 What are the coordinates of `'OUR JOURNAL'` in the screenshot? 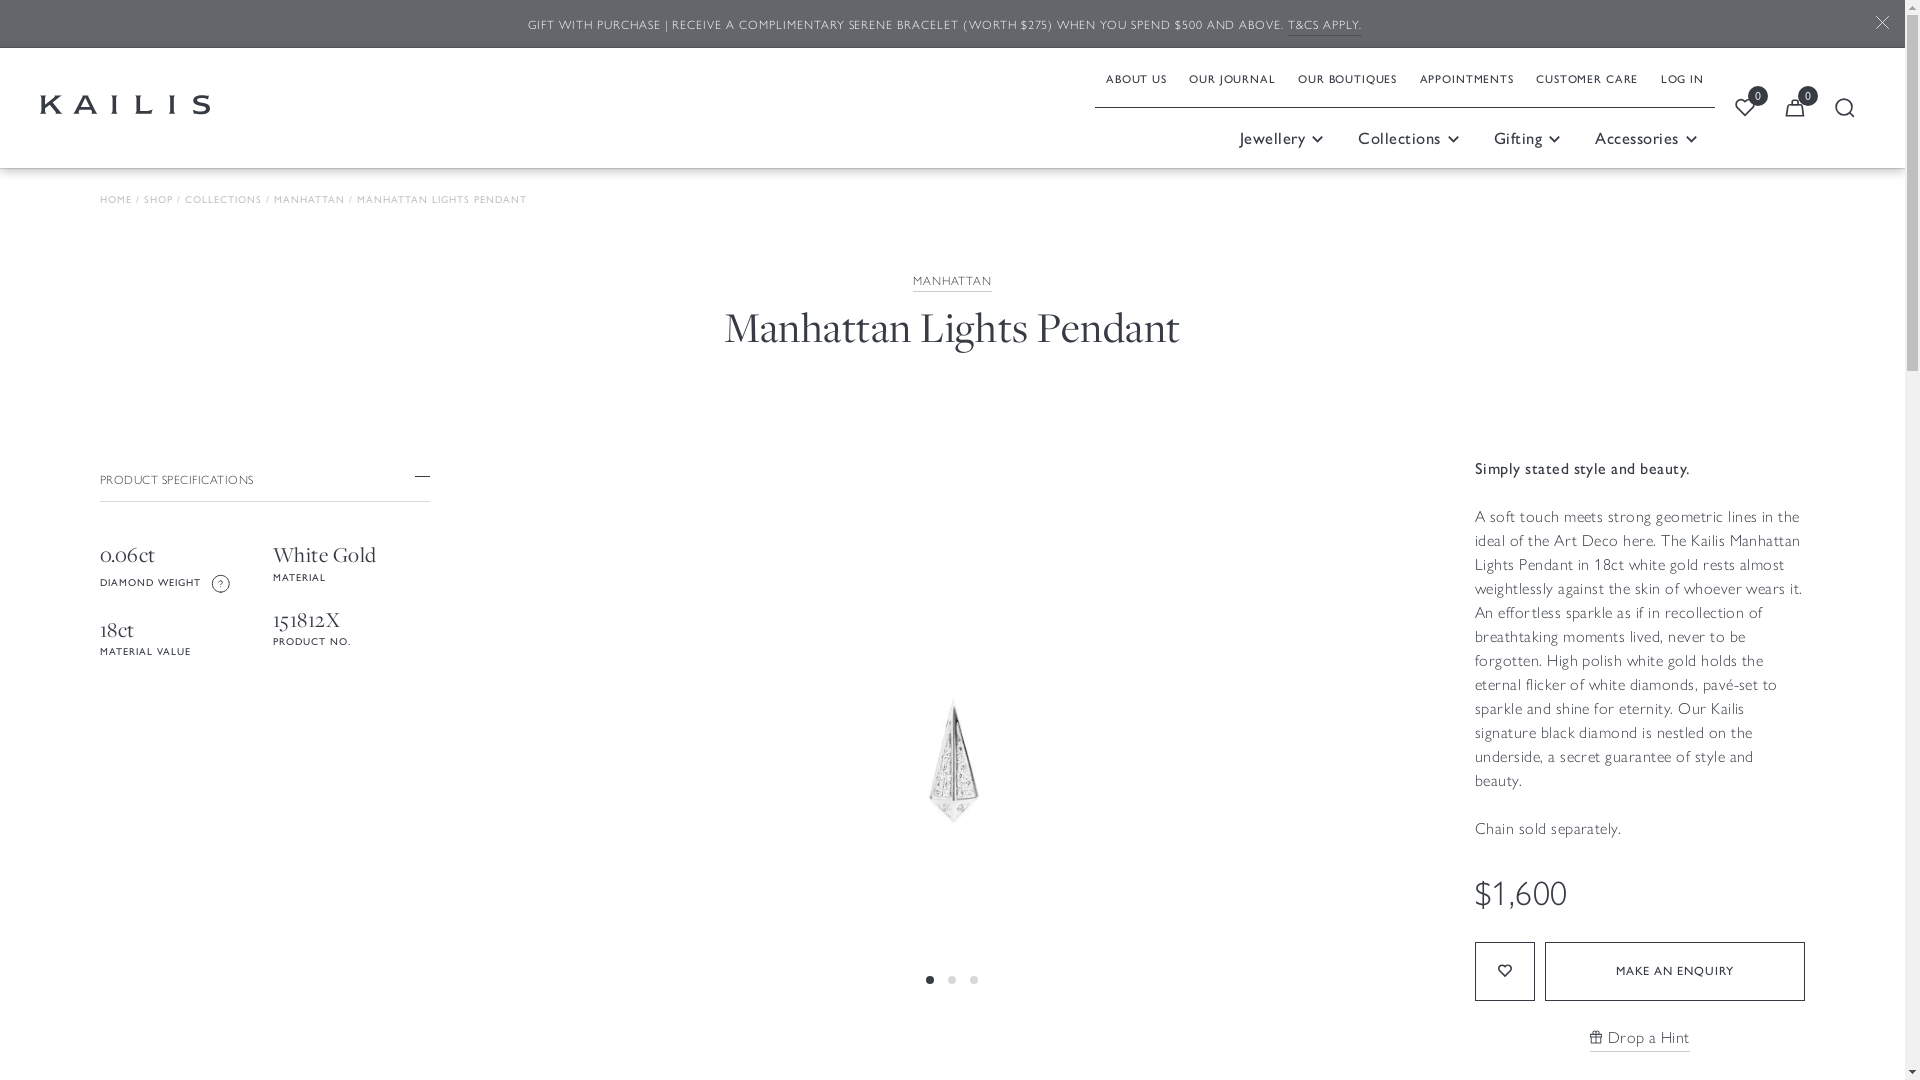 It's located at (1231, 76).